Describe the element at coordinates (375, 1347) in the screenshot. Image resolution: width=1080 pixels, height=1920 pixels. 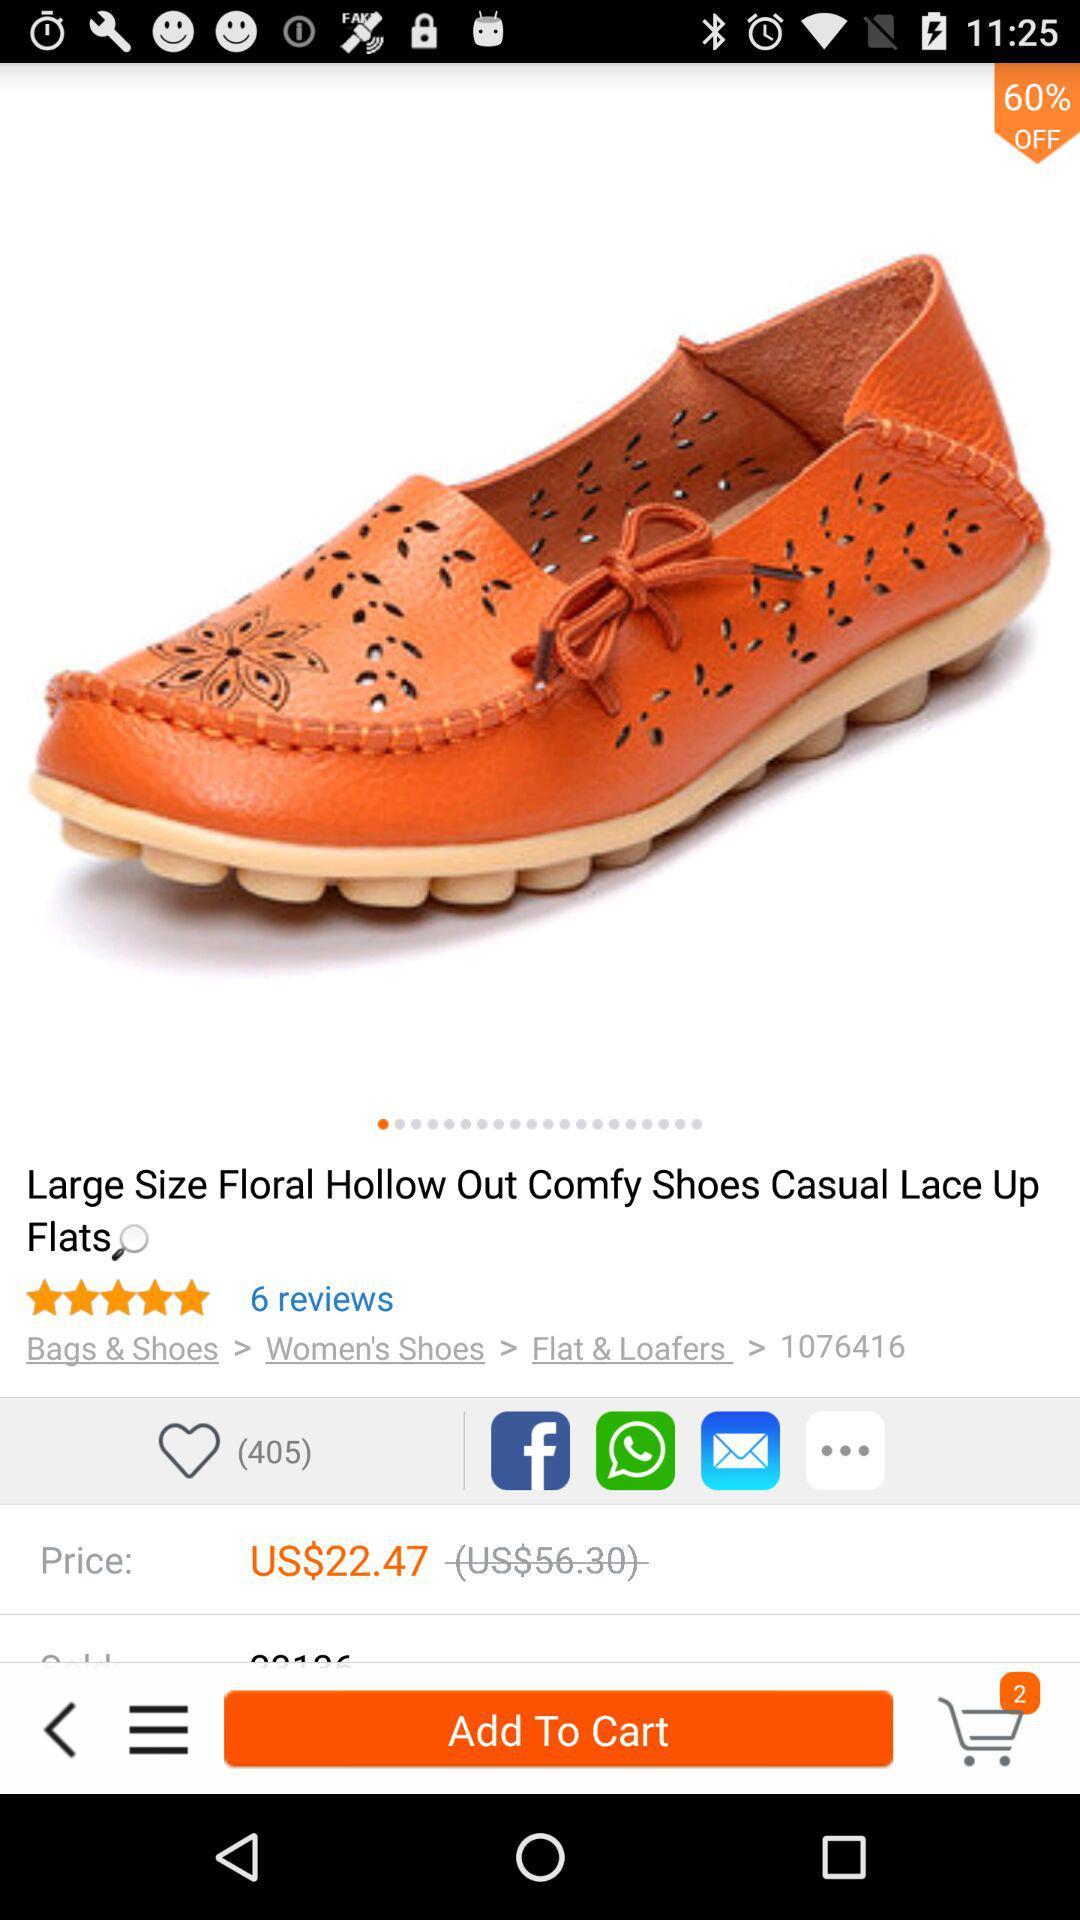
I see `app to the right of > app` at that location.